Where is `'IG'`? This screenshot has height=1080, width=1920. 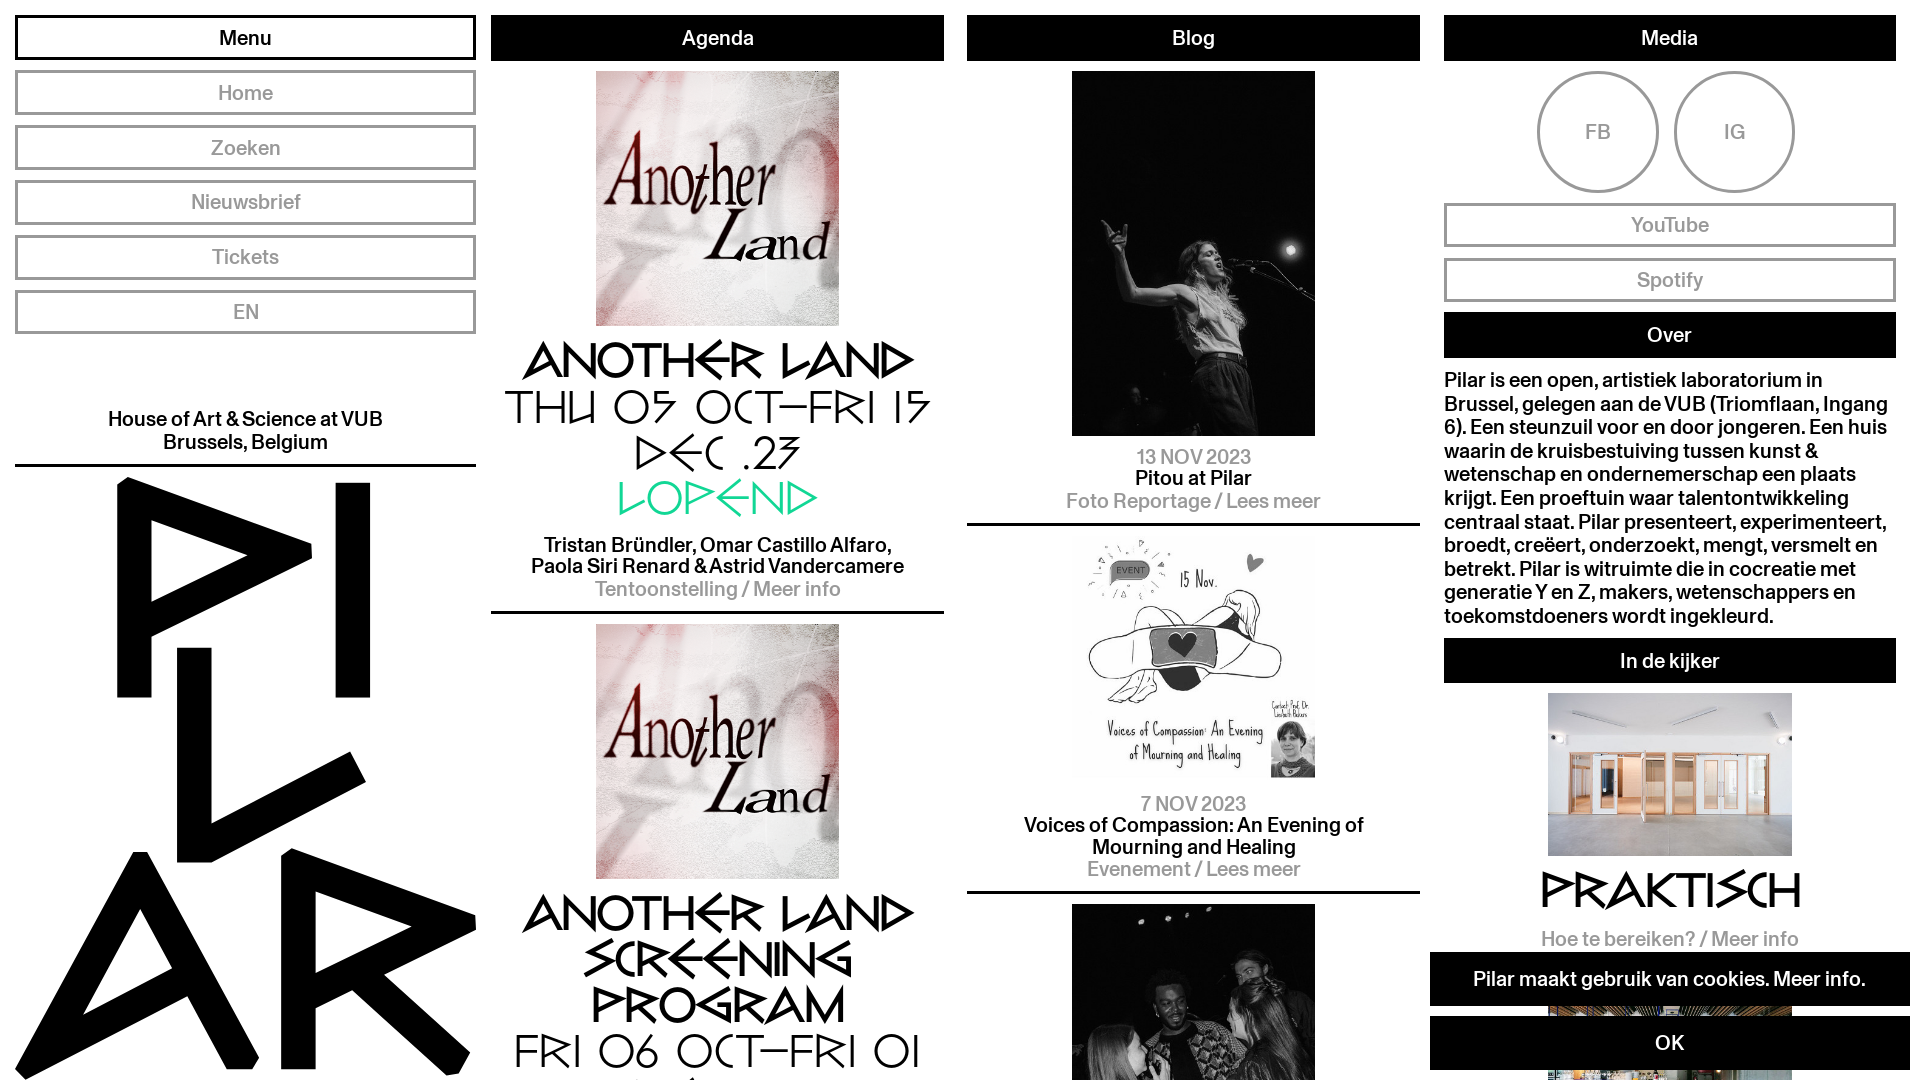 'IG' is located at coordinates (1733, 131).